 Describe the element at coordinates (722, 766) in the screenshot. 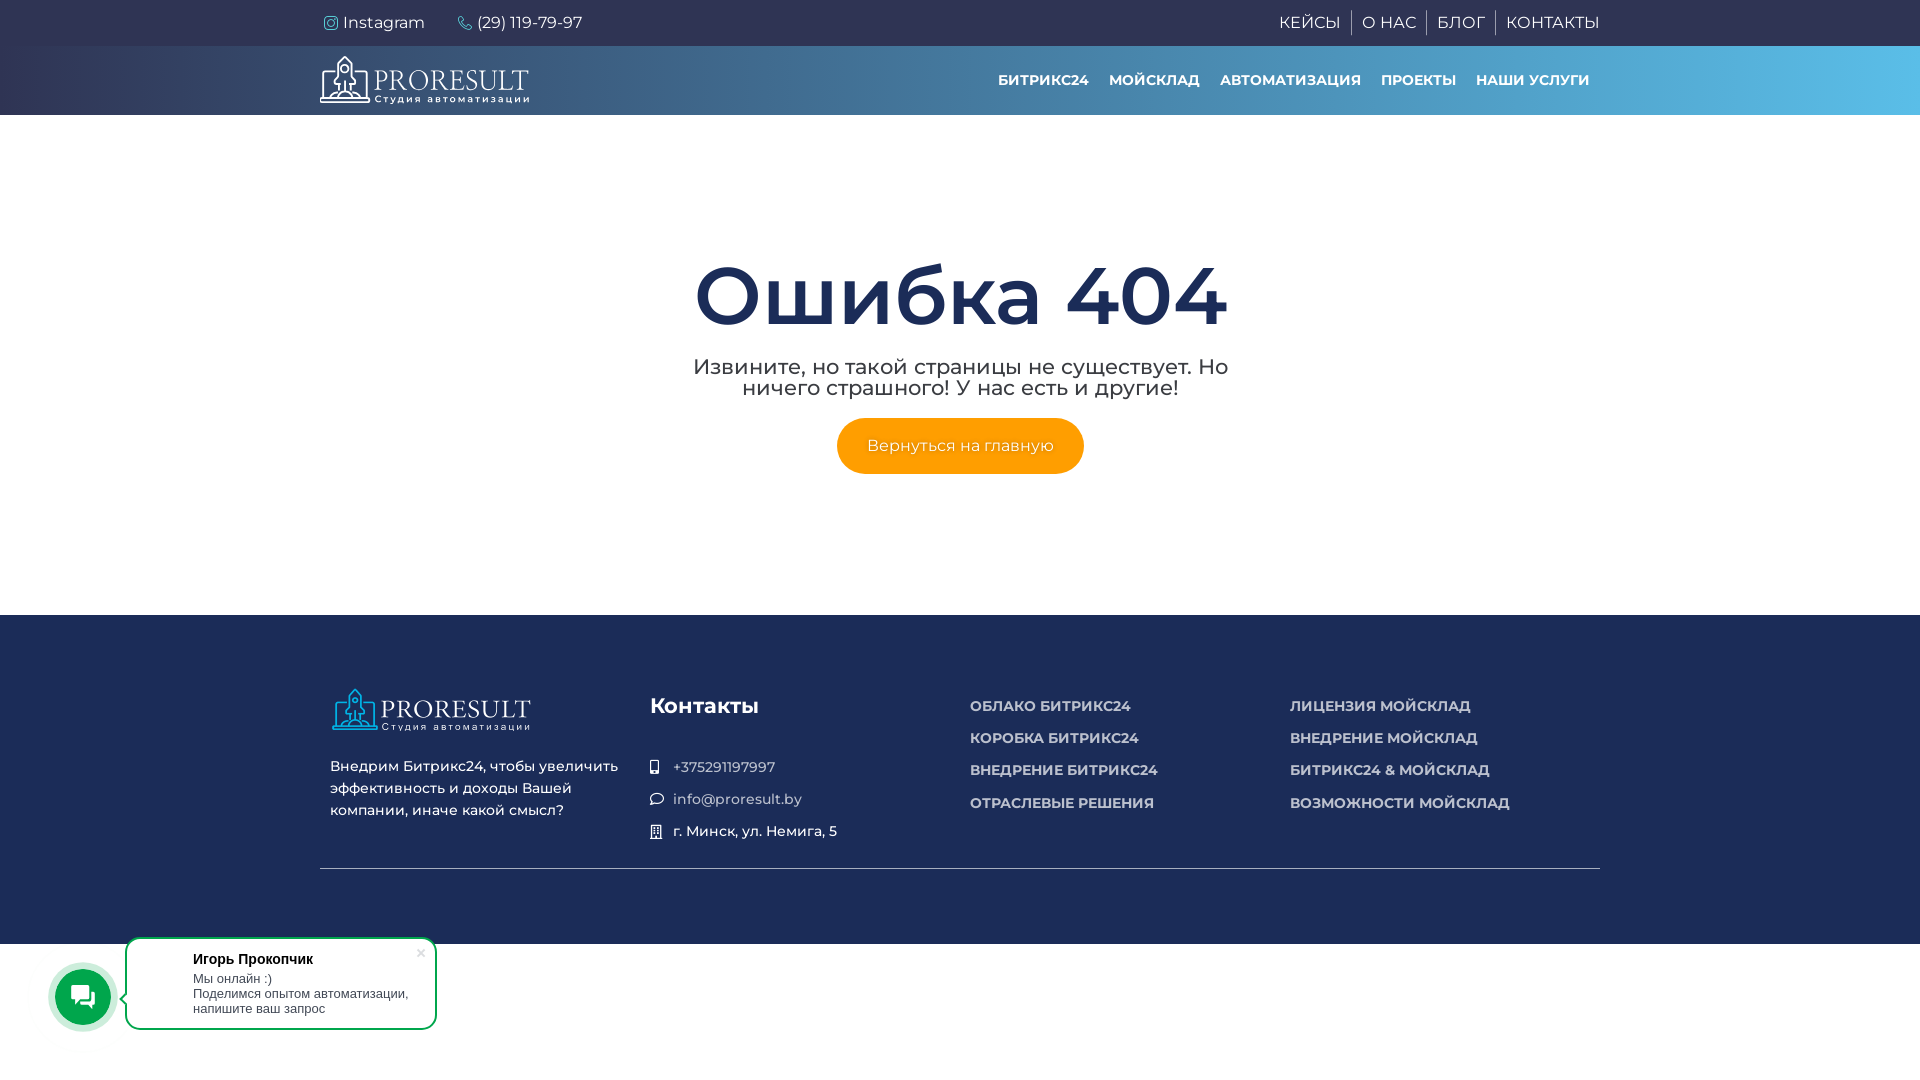

I see `'+375291197997'` at that location.